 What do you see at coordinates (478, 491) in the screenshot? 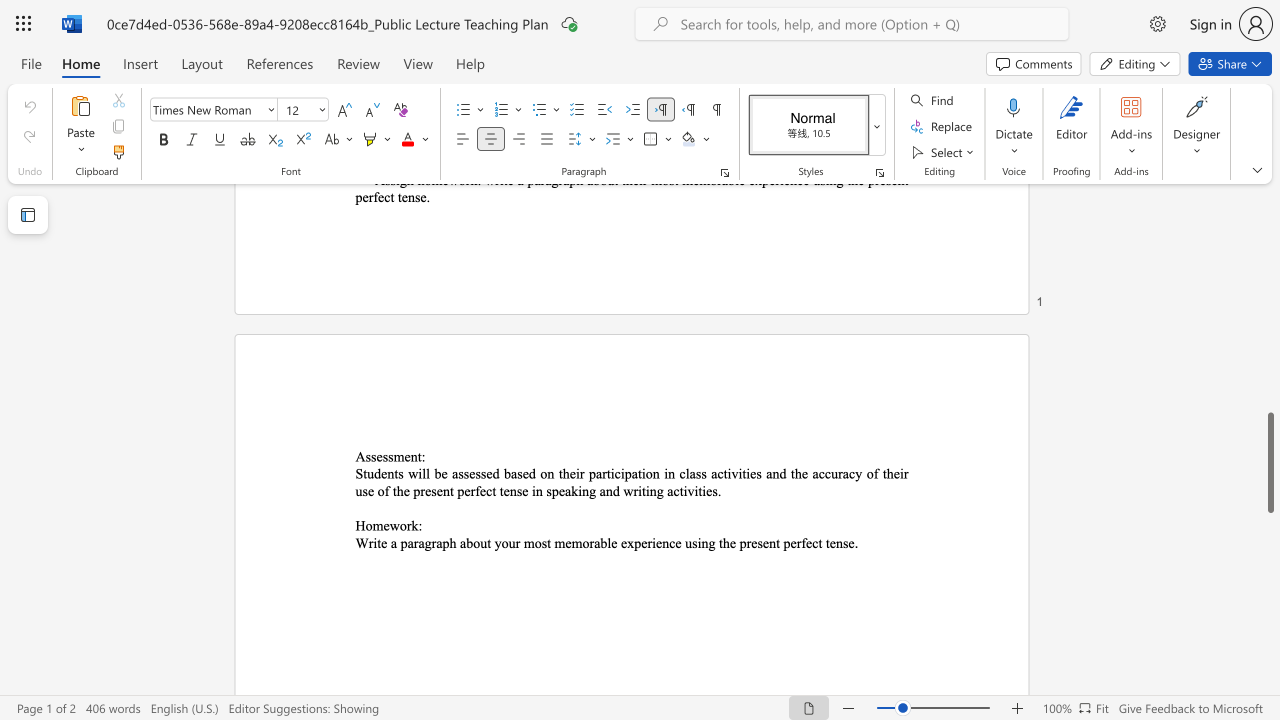
I see `the subset text "ect tense in speaking and writing activities" within the text "Students will be assessed based on their participation in class activities and the accuracy of their use of the present perfect tense in speaking and writing activities."` at bounding box center [478, 491].